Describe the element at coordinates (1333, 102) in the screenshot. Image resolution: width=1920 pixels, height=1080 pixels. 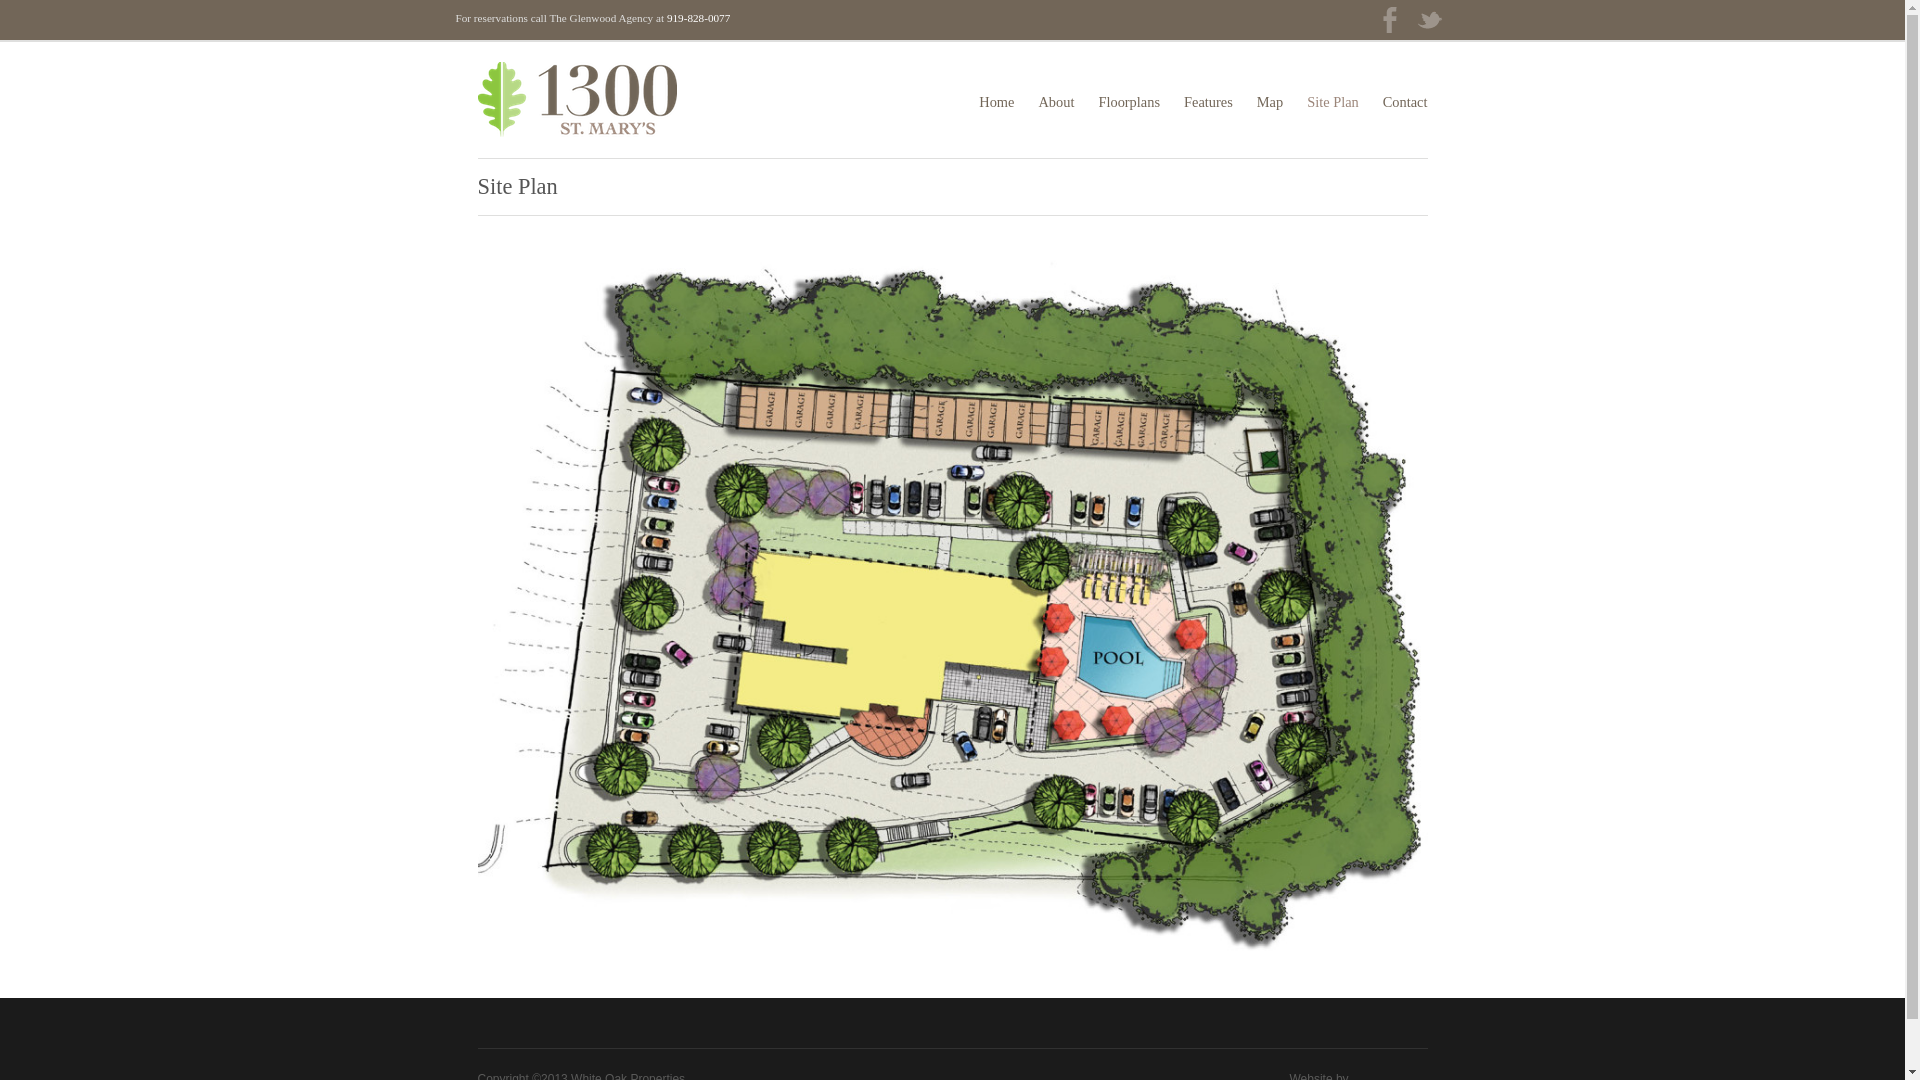
I see `'Site Plan'` at that location.